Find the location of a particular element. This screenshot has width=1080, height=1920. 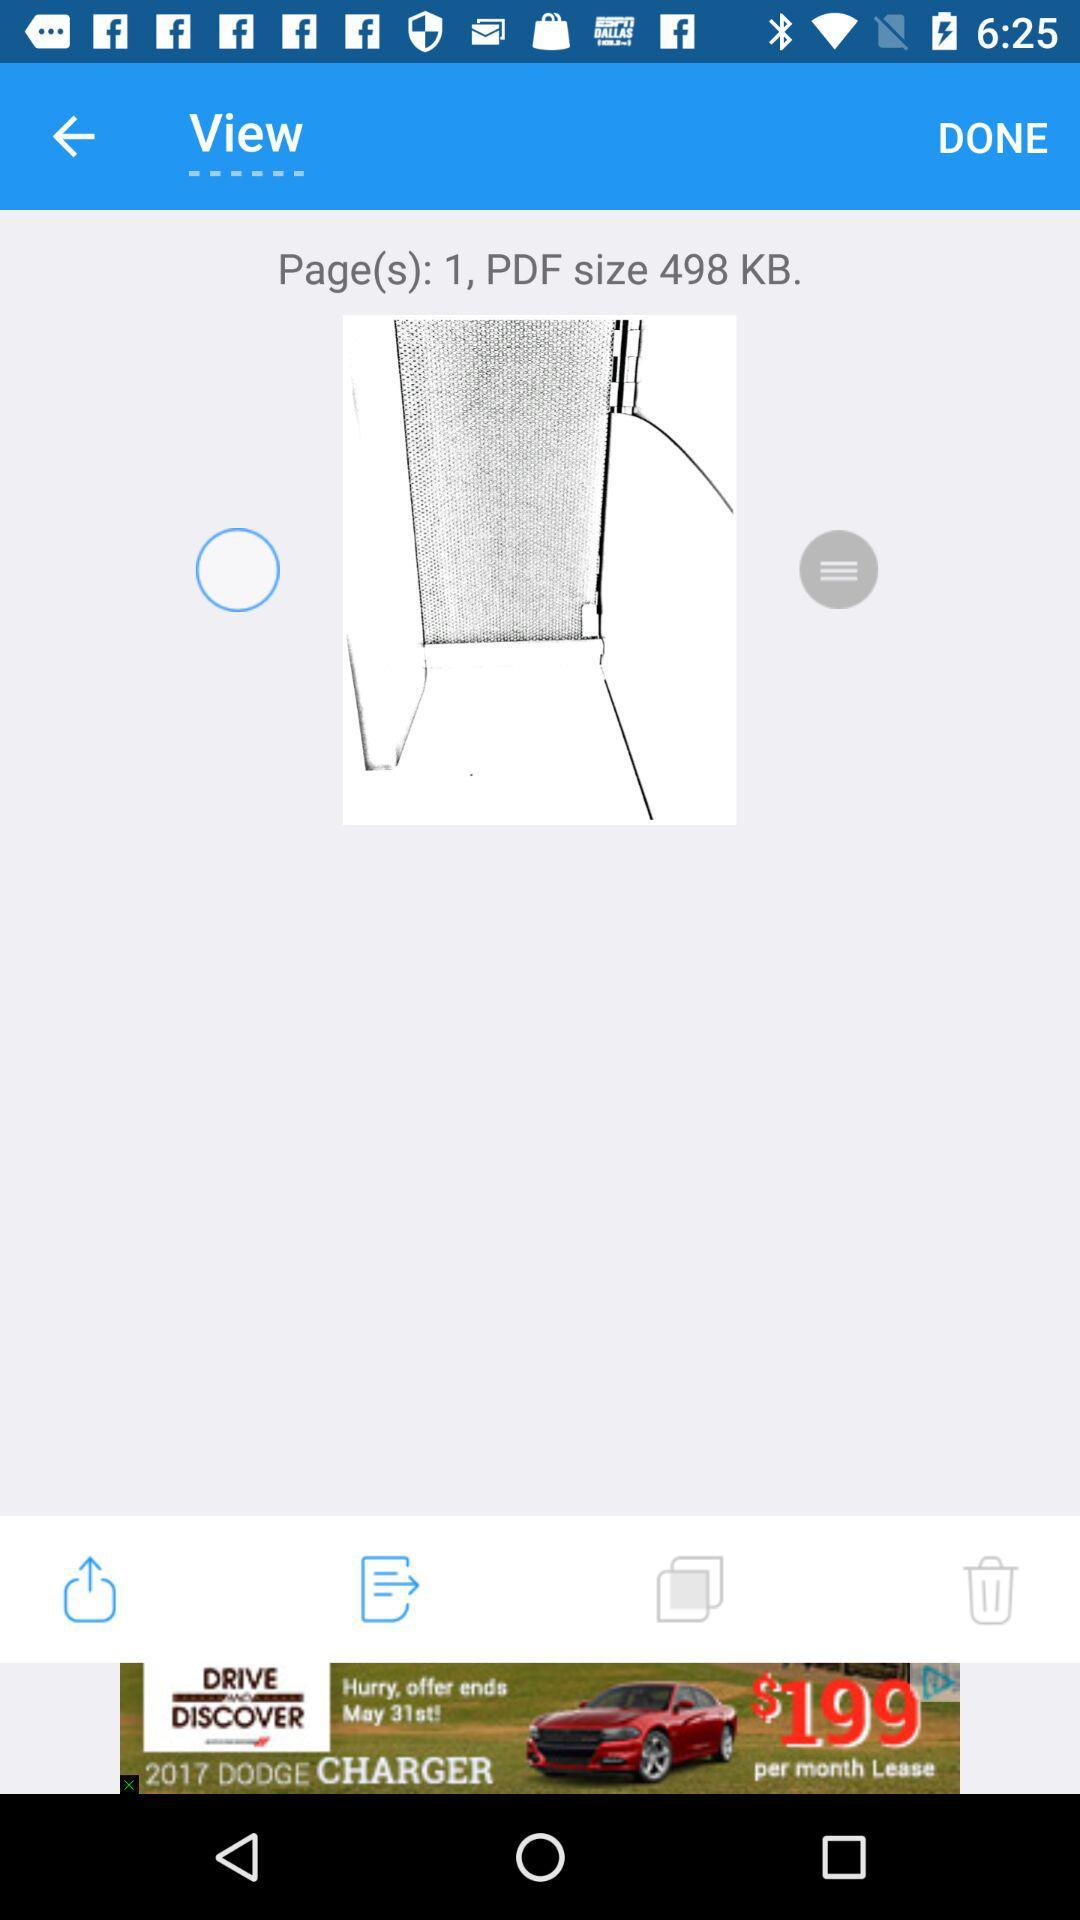

the icon above page s 1 is located at coordinates (72, 135).